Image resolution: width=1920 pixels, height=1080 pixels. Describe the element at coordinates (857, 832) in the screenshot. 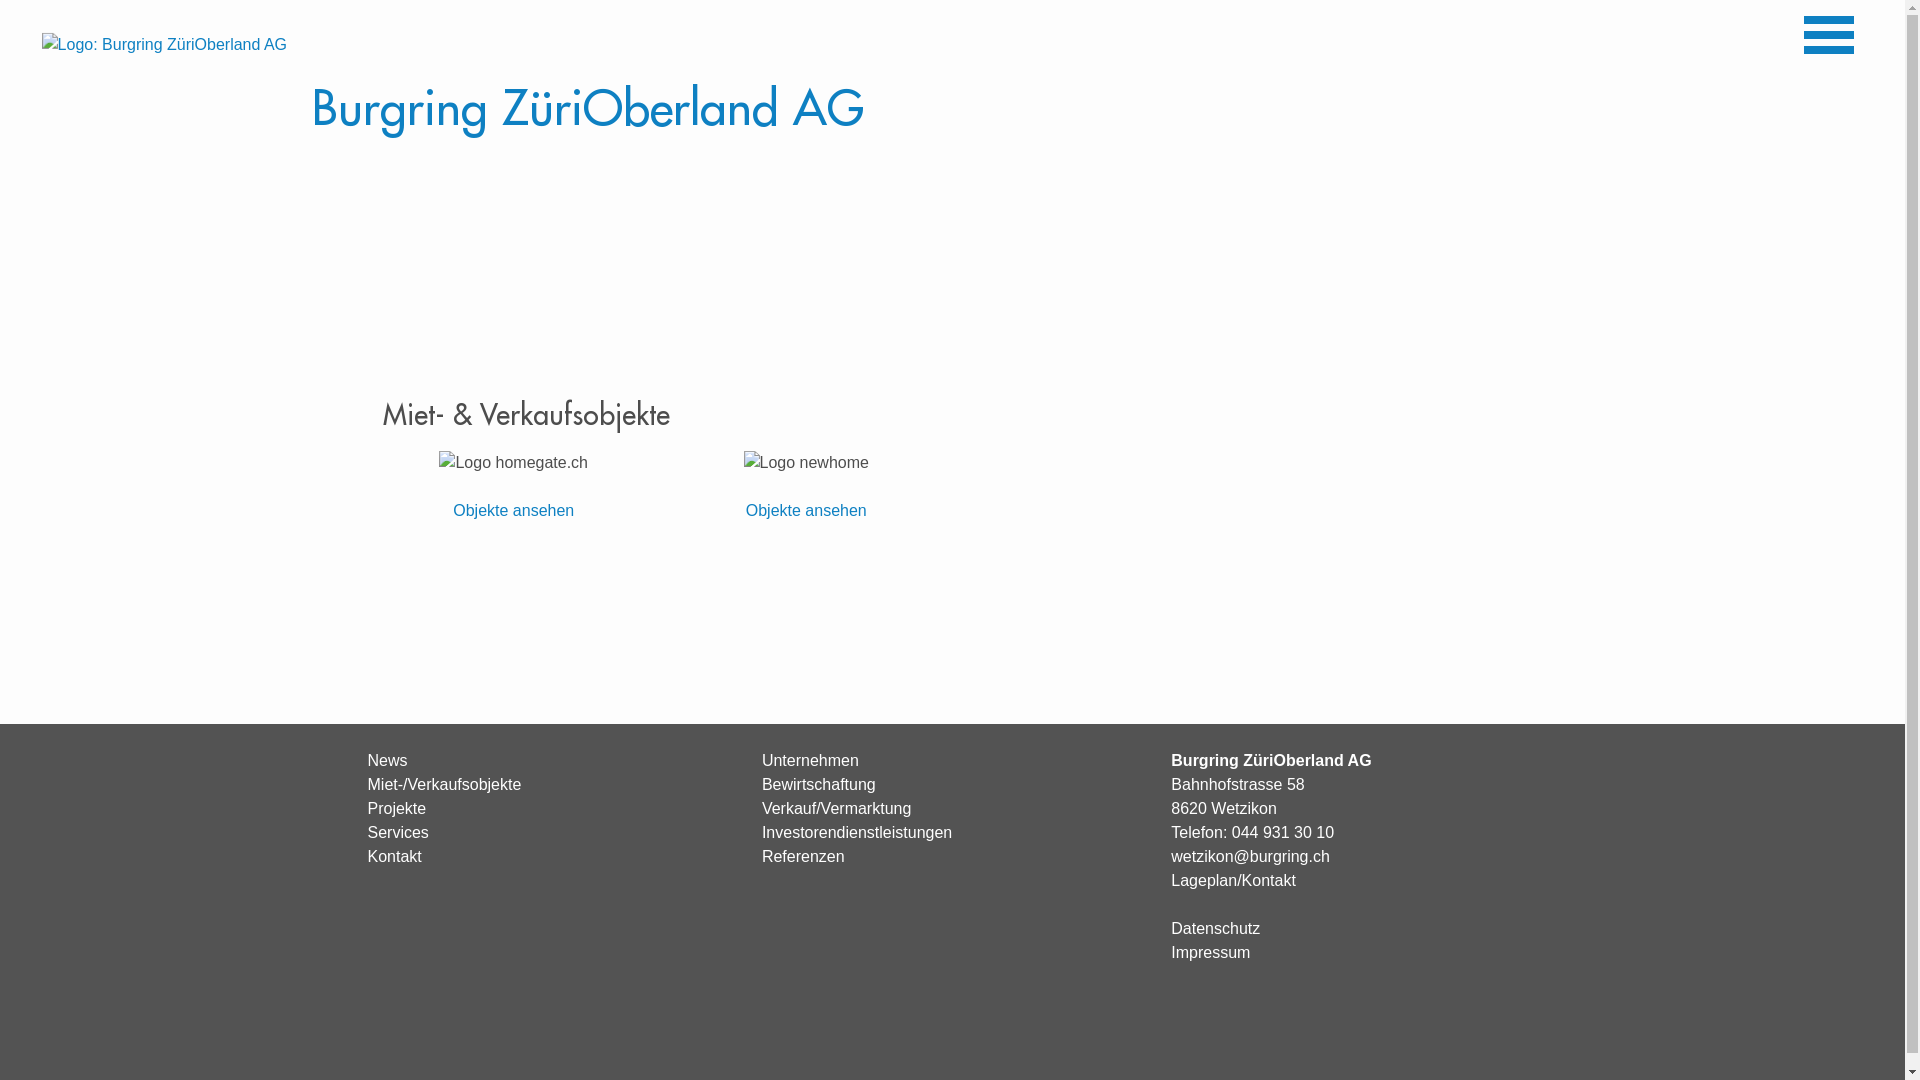

I see `'Investorendienstleistungen'` at that location.